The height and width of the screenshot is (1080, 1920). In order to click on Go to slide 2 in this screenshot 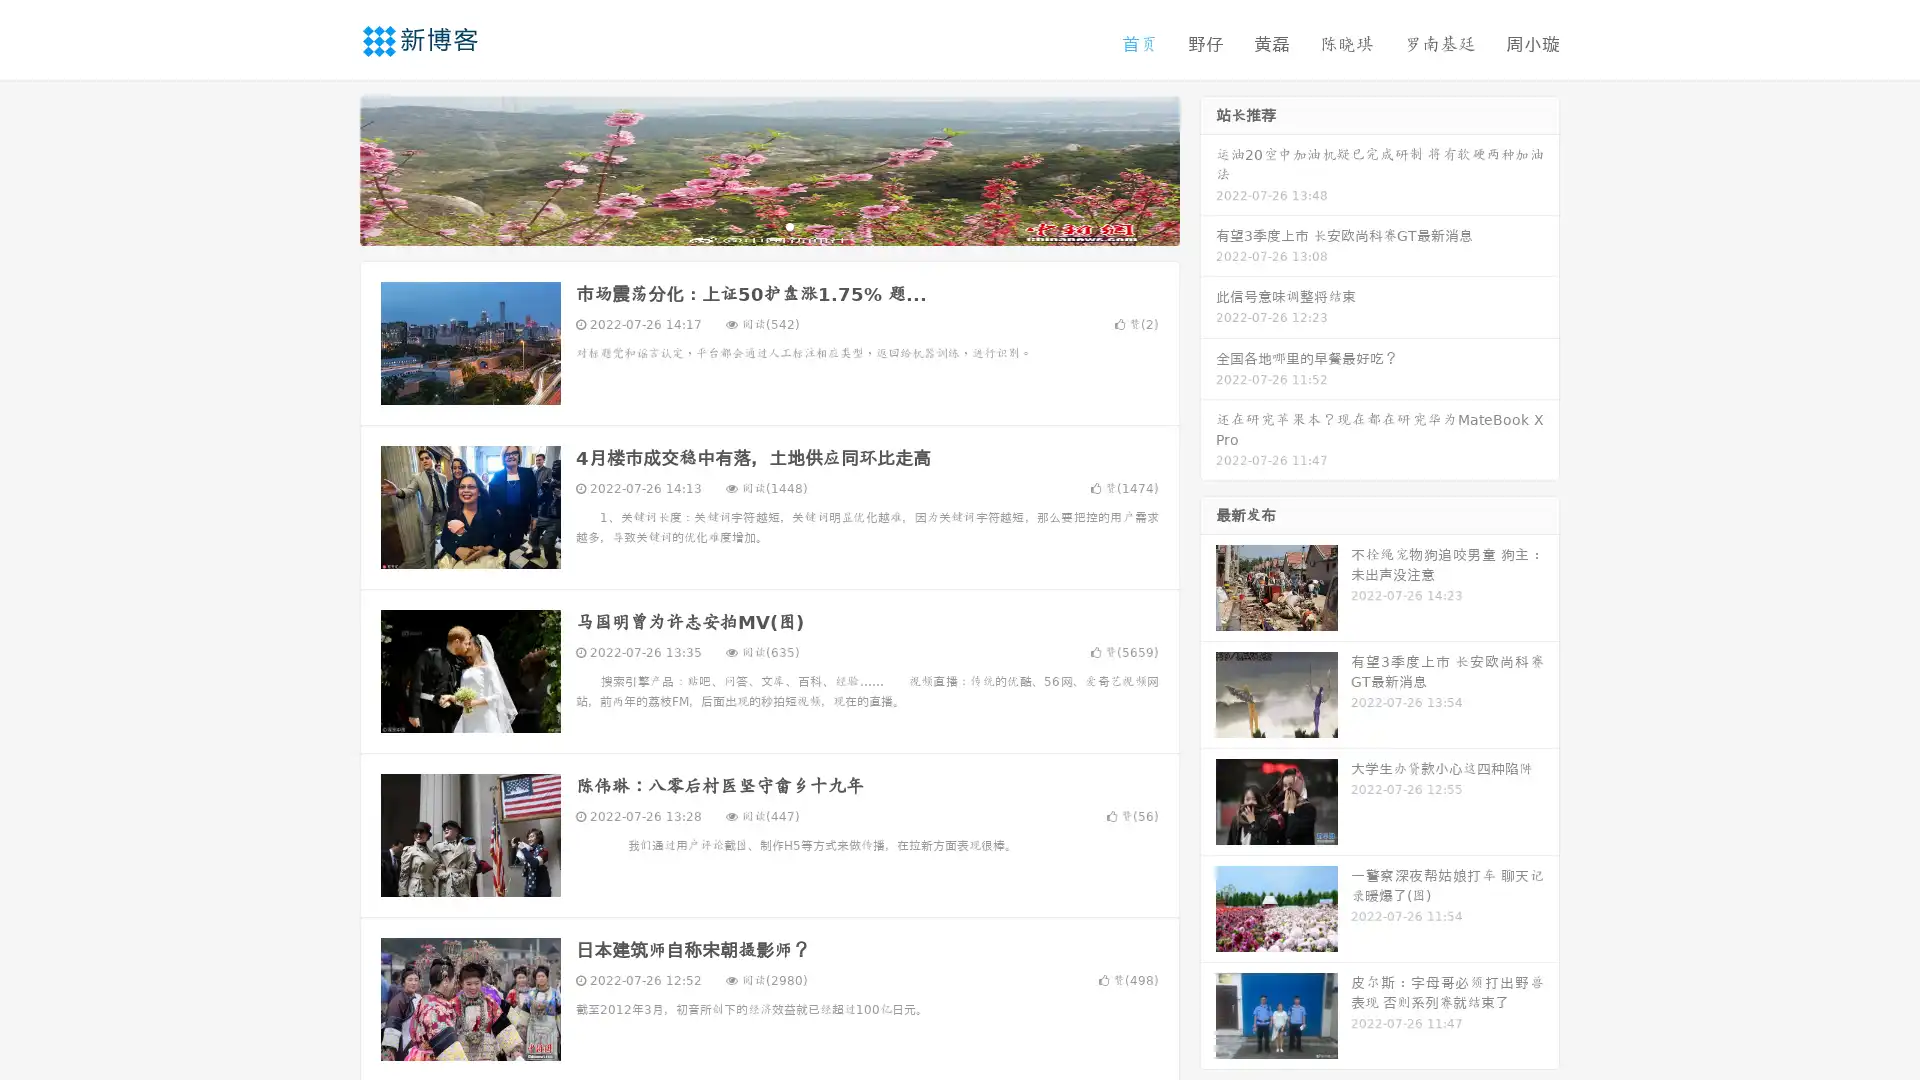, I will do `click(768, 225)`.